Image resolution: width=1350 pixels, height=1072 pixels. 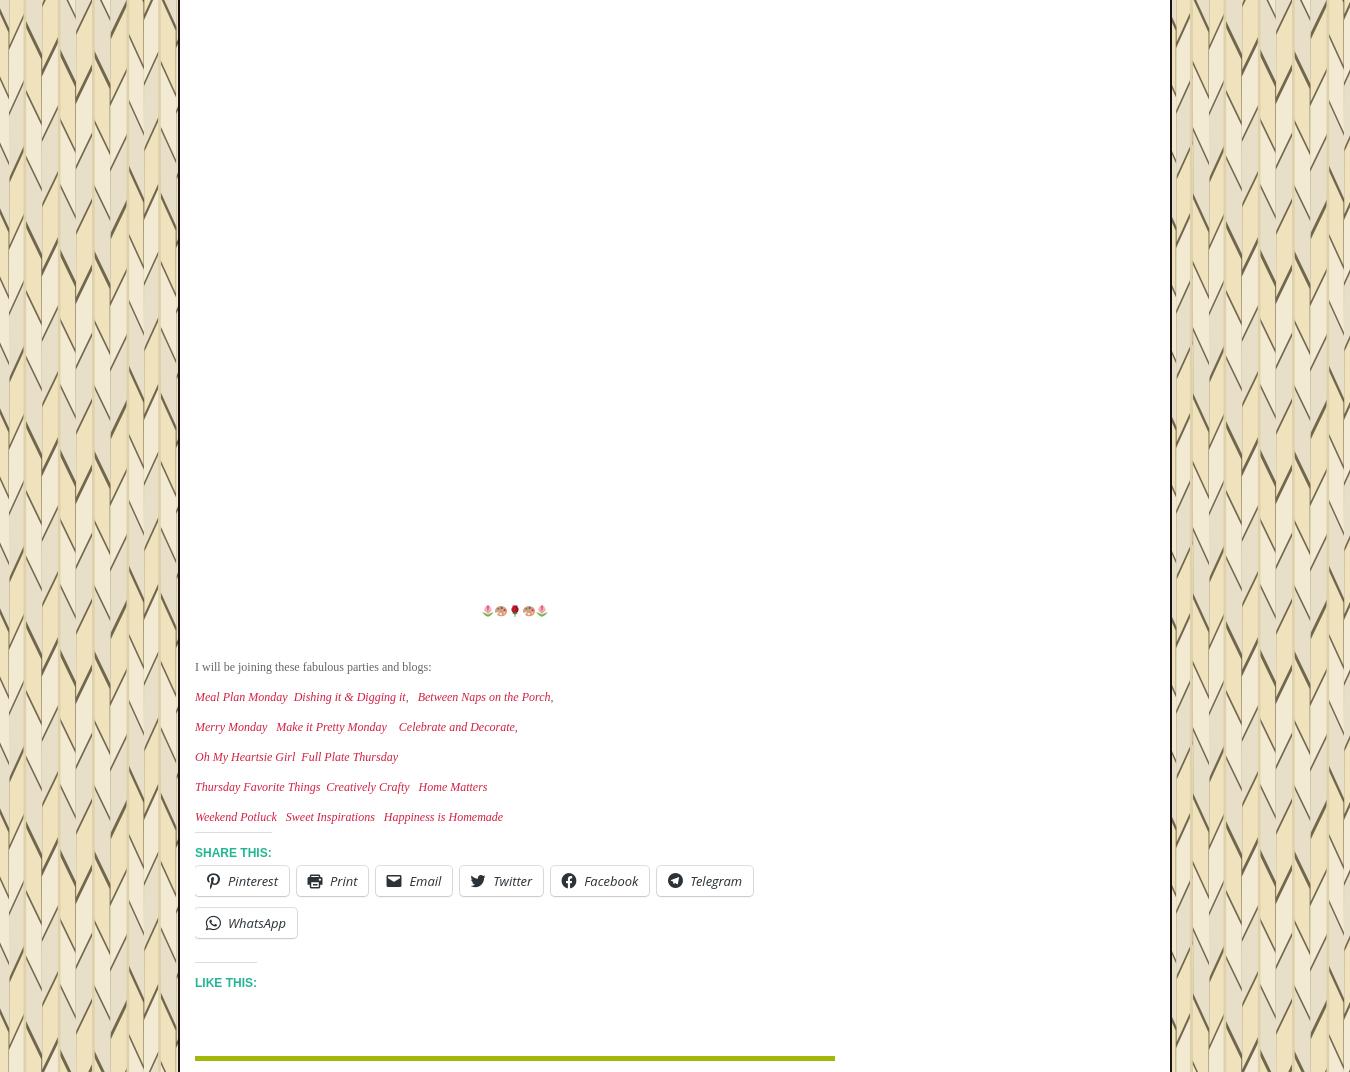 I want to click on 'Between Naps on the Porch', so click(x=417, y=696).